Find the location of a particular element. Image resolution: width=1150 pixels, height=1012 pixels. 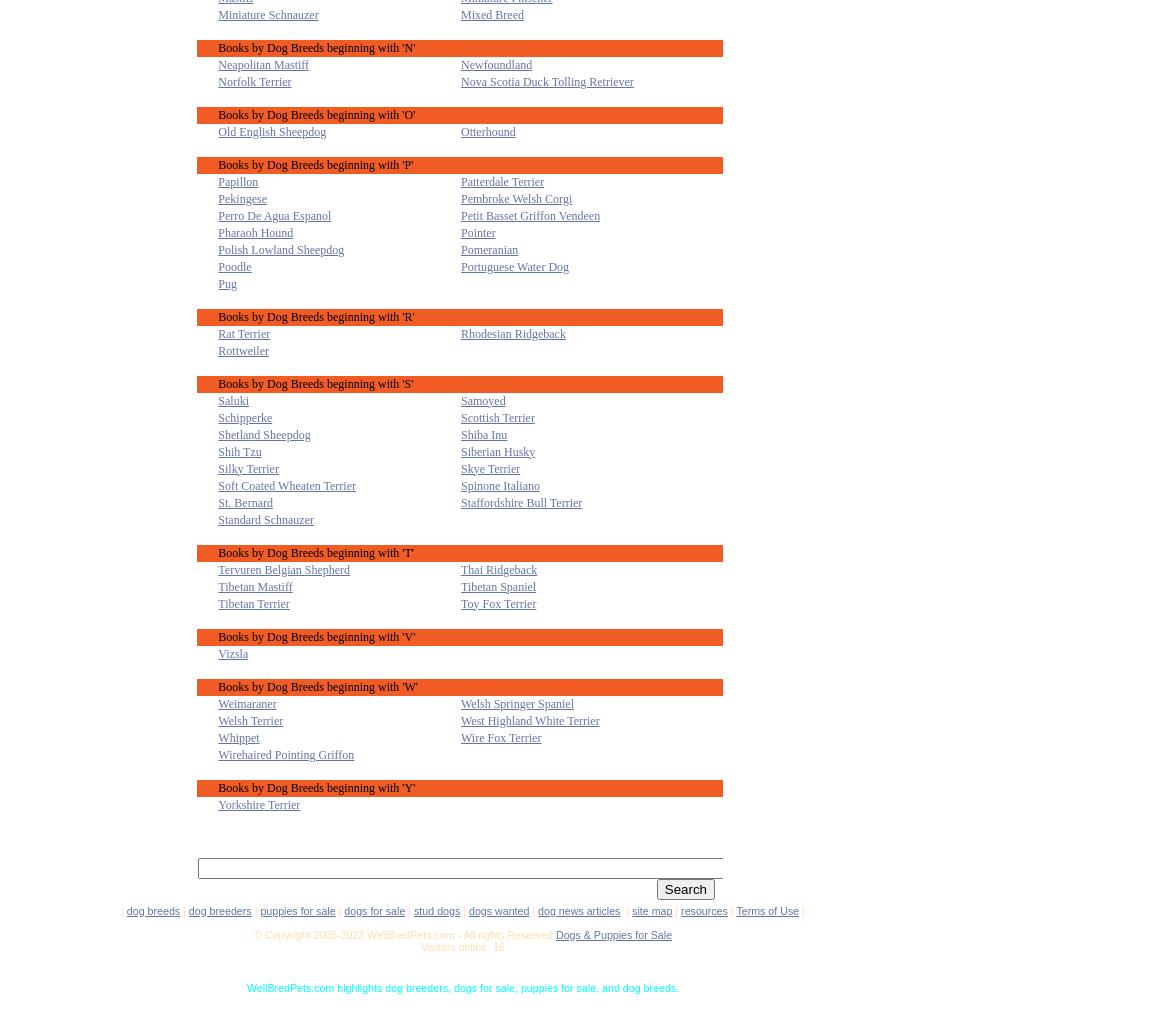

'dogs for sale' is located at coordinates (374, 909).